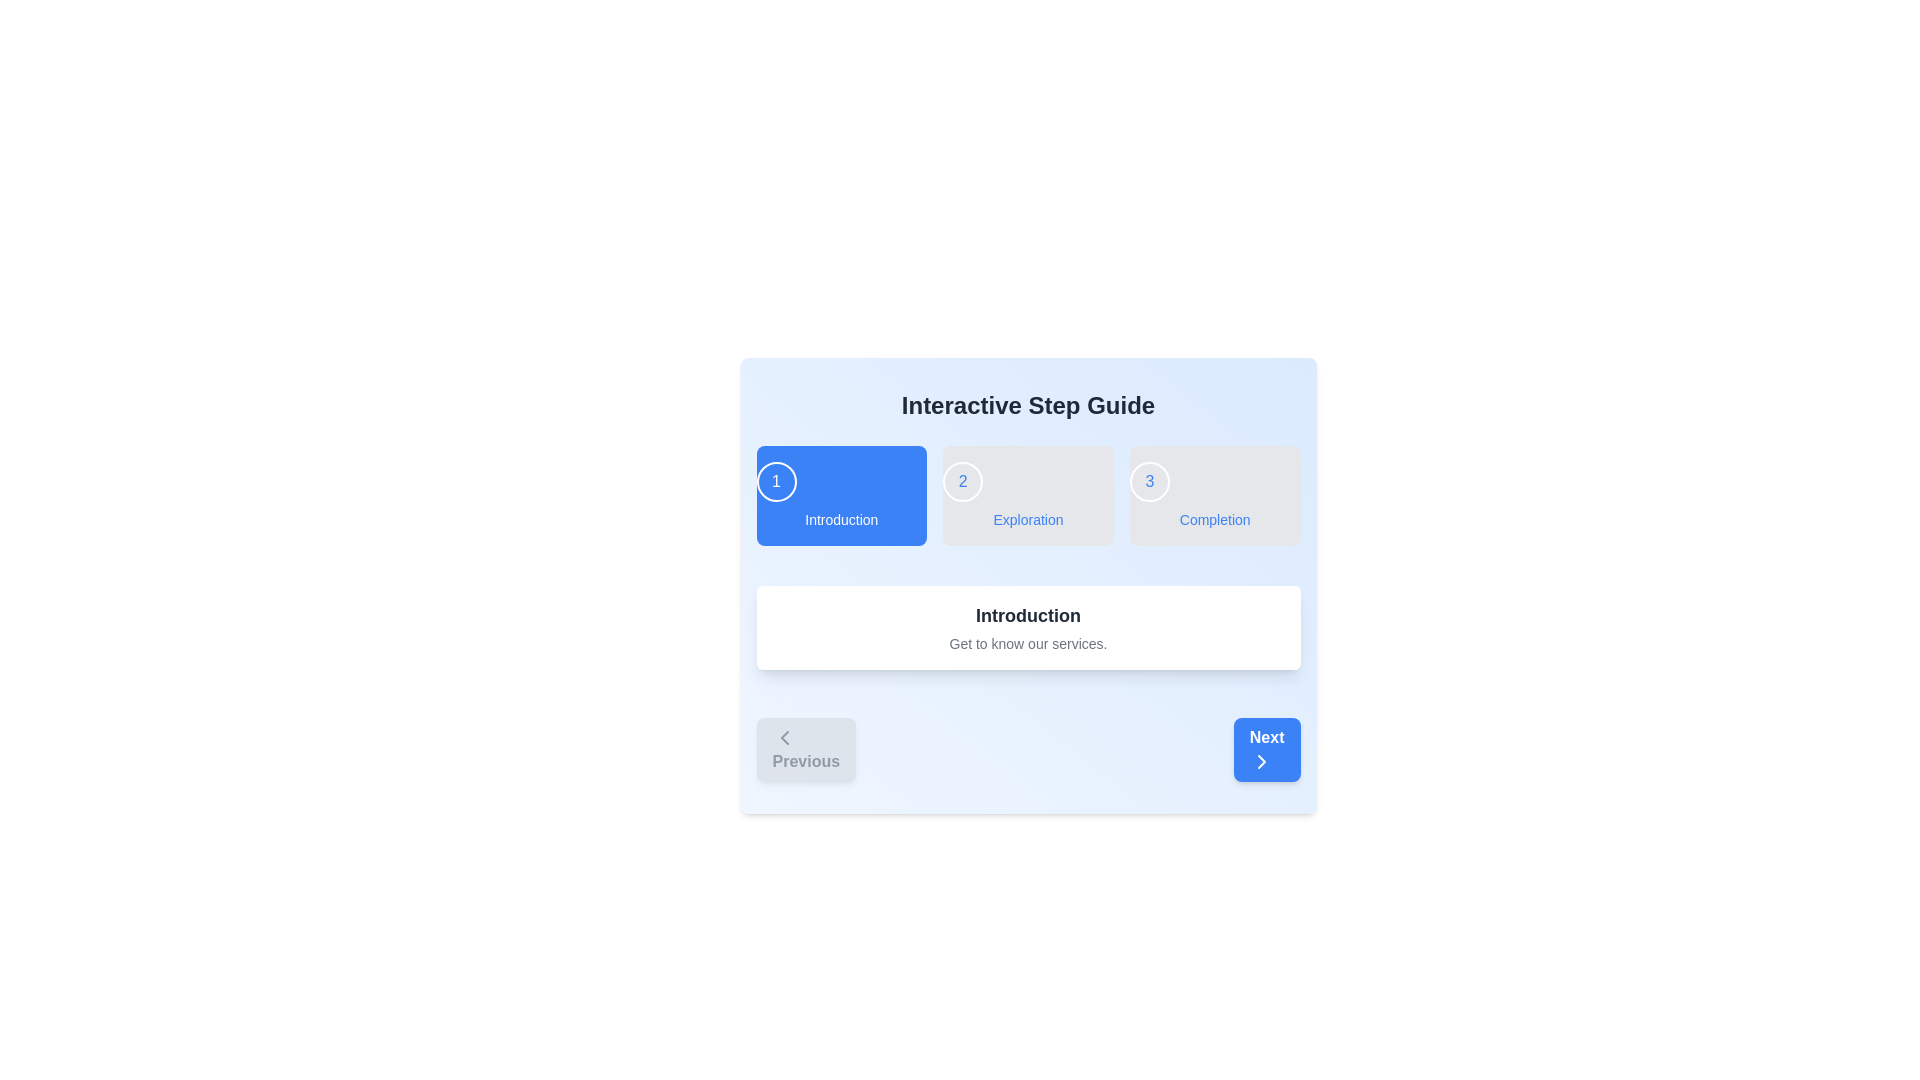 This screenshot has height=1080, width=1920. What do you see at coordinates (1028, 495) in the screenshot?
I see `the informational button labeled 'Exploration' located in the second position of the navigation bar below the title 'Interactive Step Guide'` at bounding box center [1028, 495].